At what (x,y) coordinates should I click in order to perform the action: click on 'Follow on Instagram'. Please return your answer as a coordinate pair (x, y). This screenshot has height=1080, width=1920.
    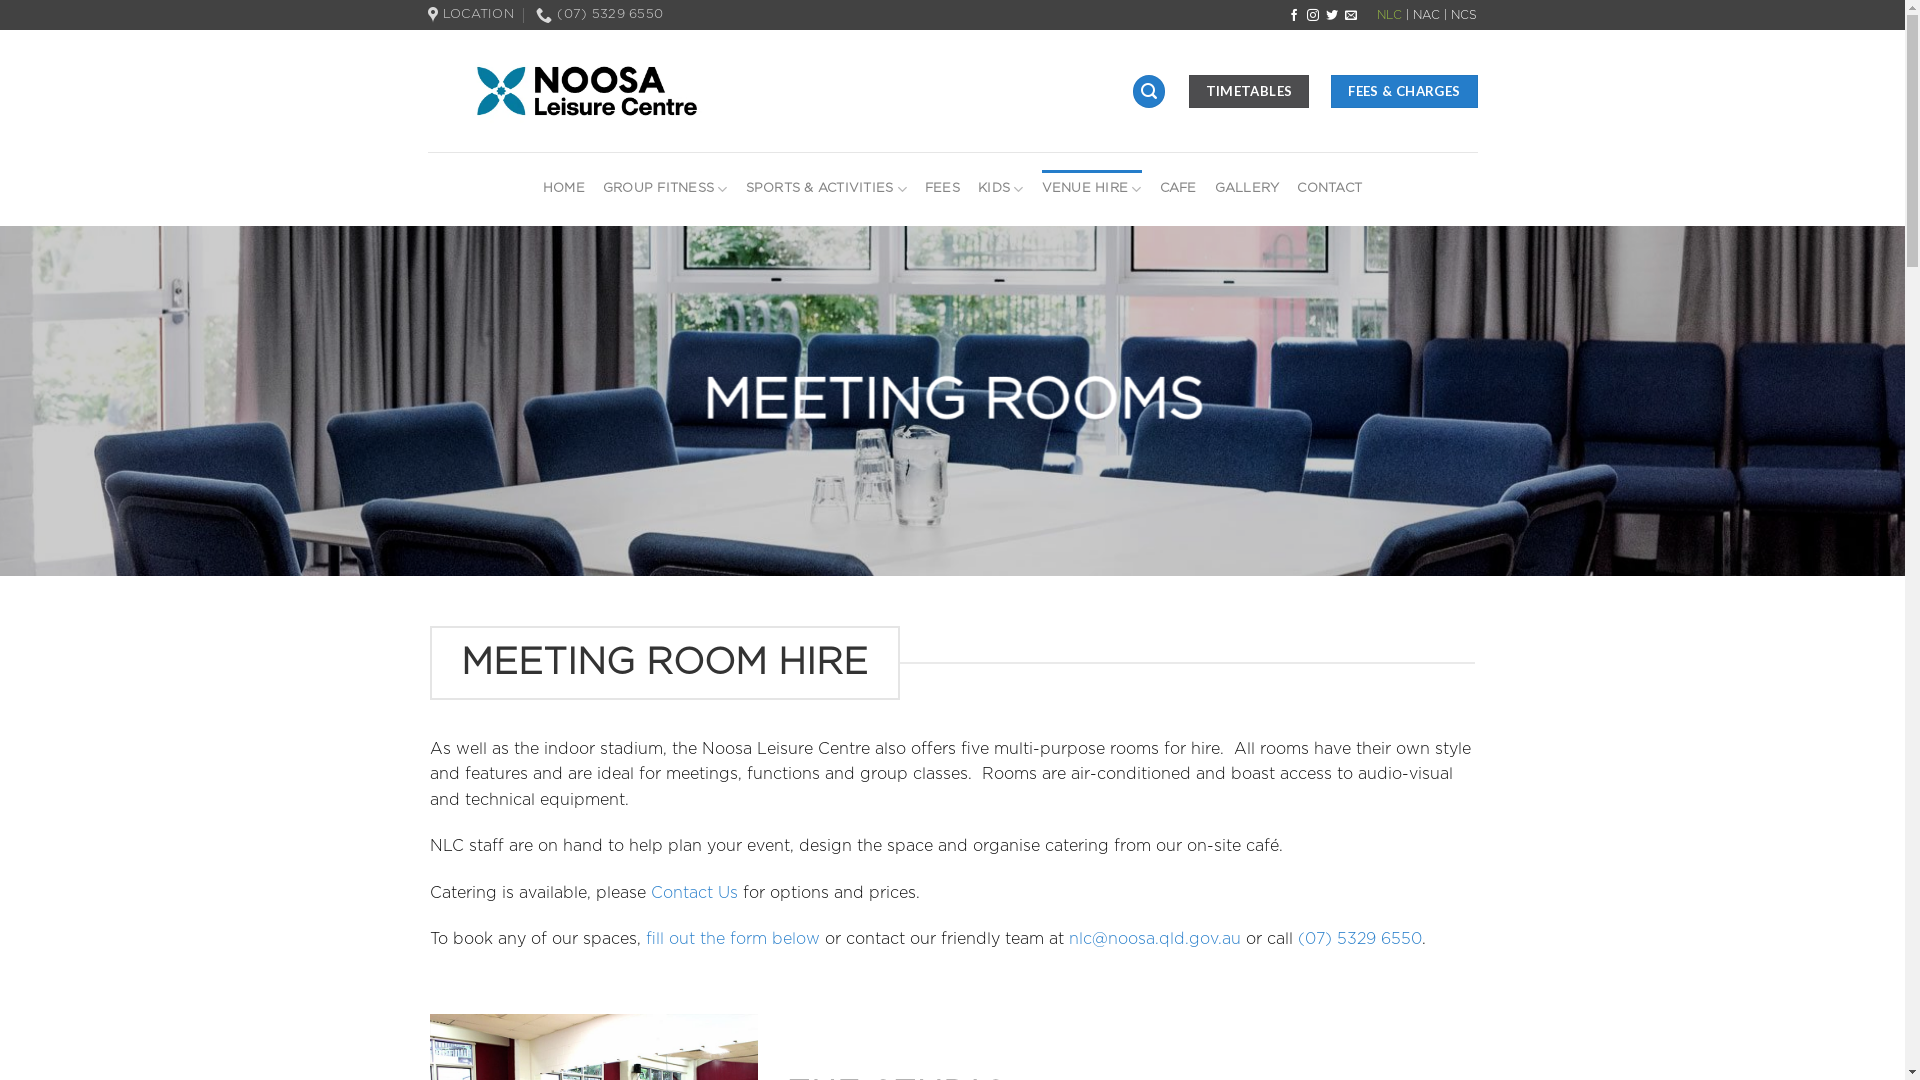
    Looking at the image, I should click on (1313, 15).